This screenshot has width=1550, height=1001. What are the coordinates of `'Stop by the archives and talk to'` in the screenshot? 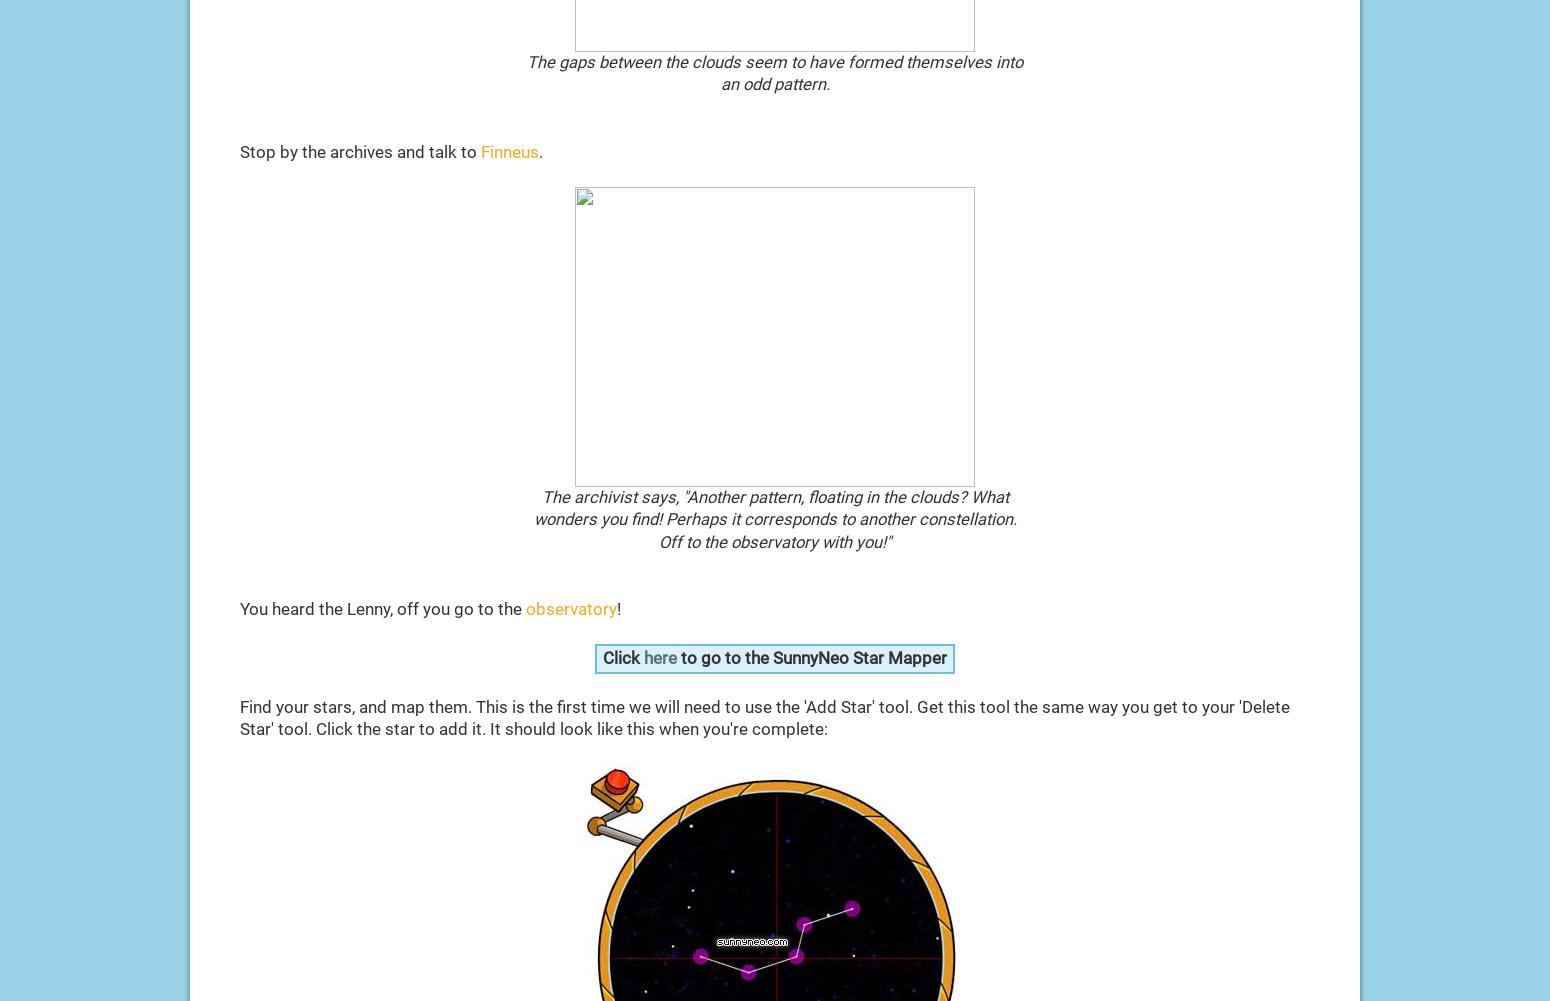 It's located at (239, 151).